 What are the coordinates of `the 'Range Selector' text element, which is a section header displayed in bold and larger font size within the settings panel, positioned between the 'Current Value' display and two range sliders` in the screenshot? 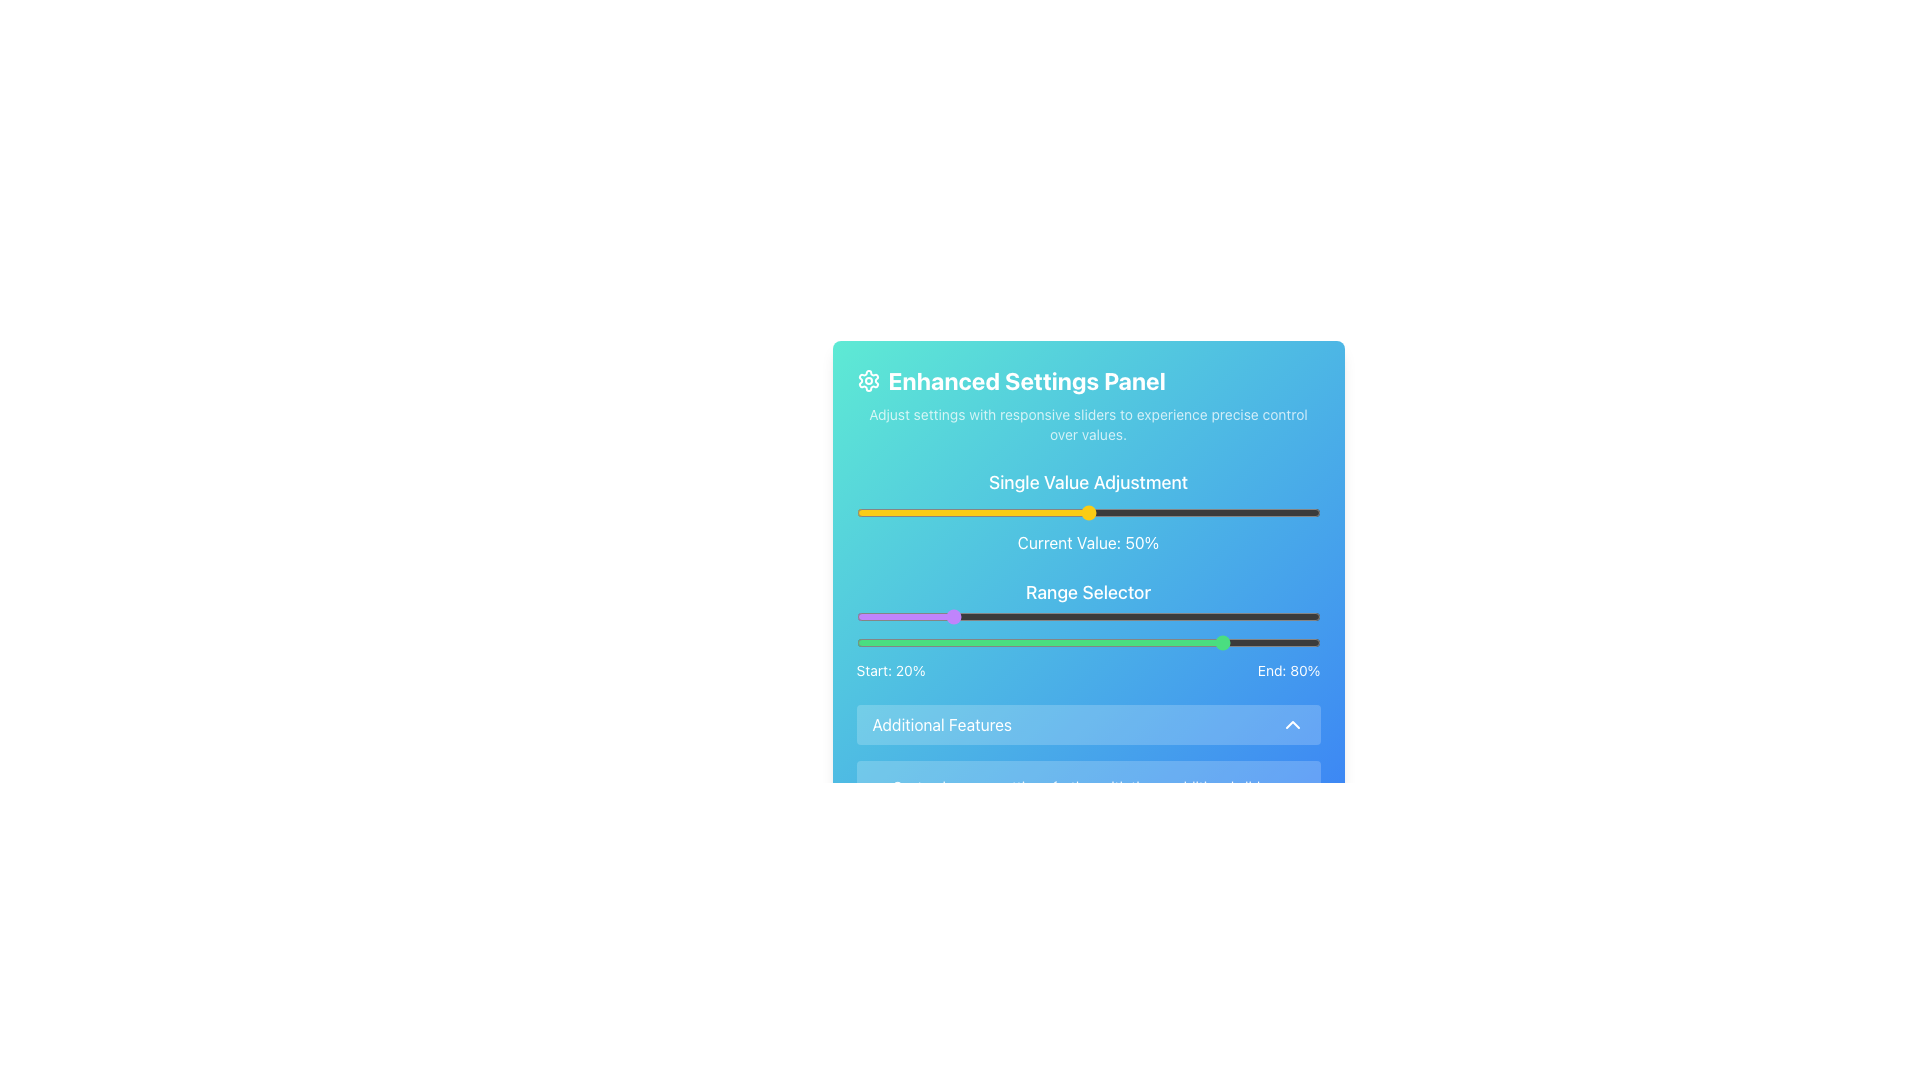 It's located at (1087, 592).